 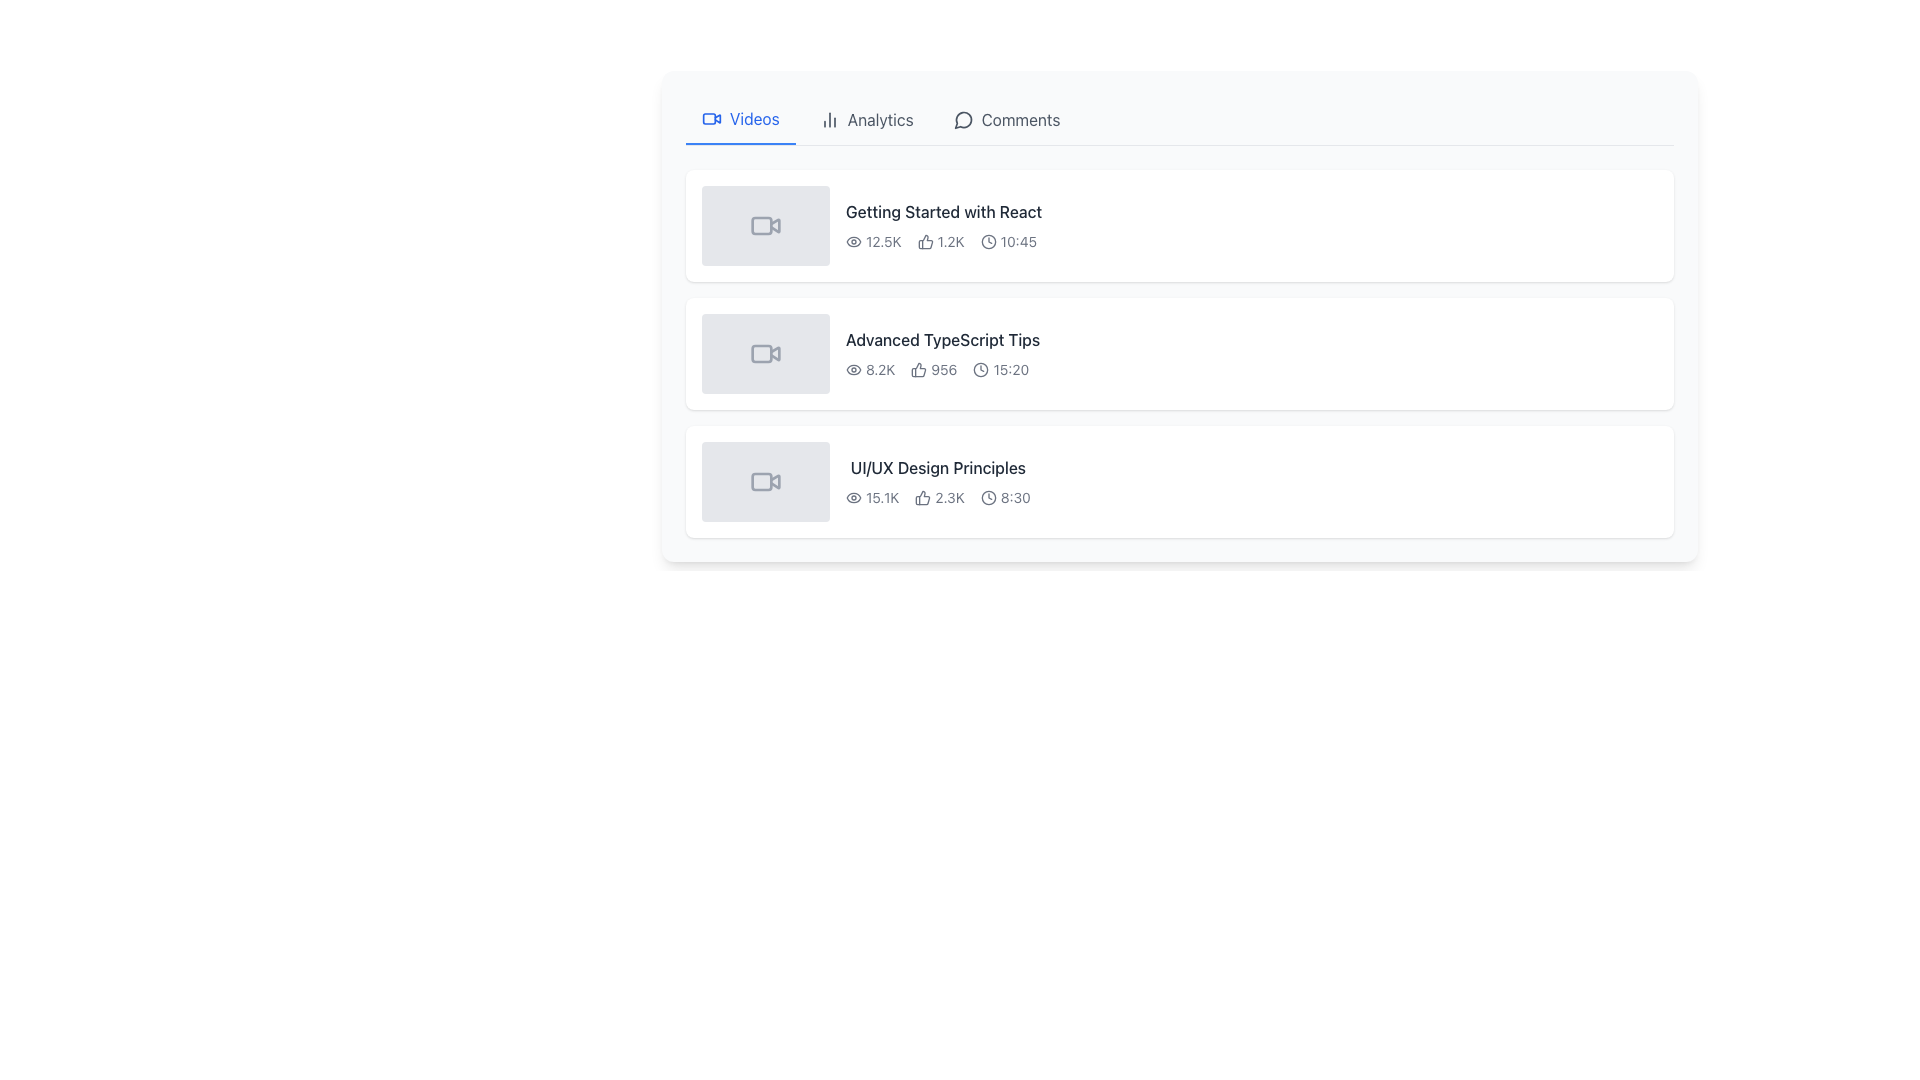 I want to click on the views count text element located to the left of the likes count ('2.3K') and the duration ('8:30') below the video title 'UI/UX Design Principles', so click(x=872, y=496).